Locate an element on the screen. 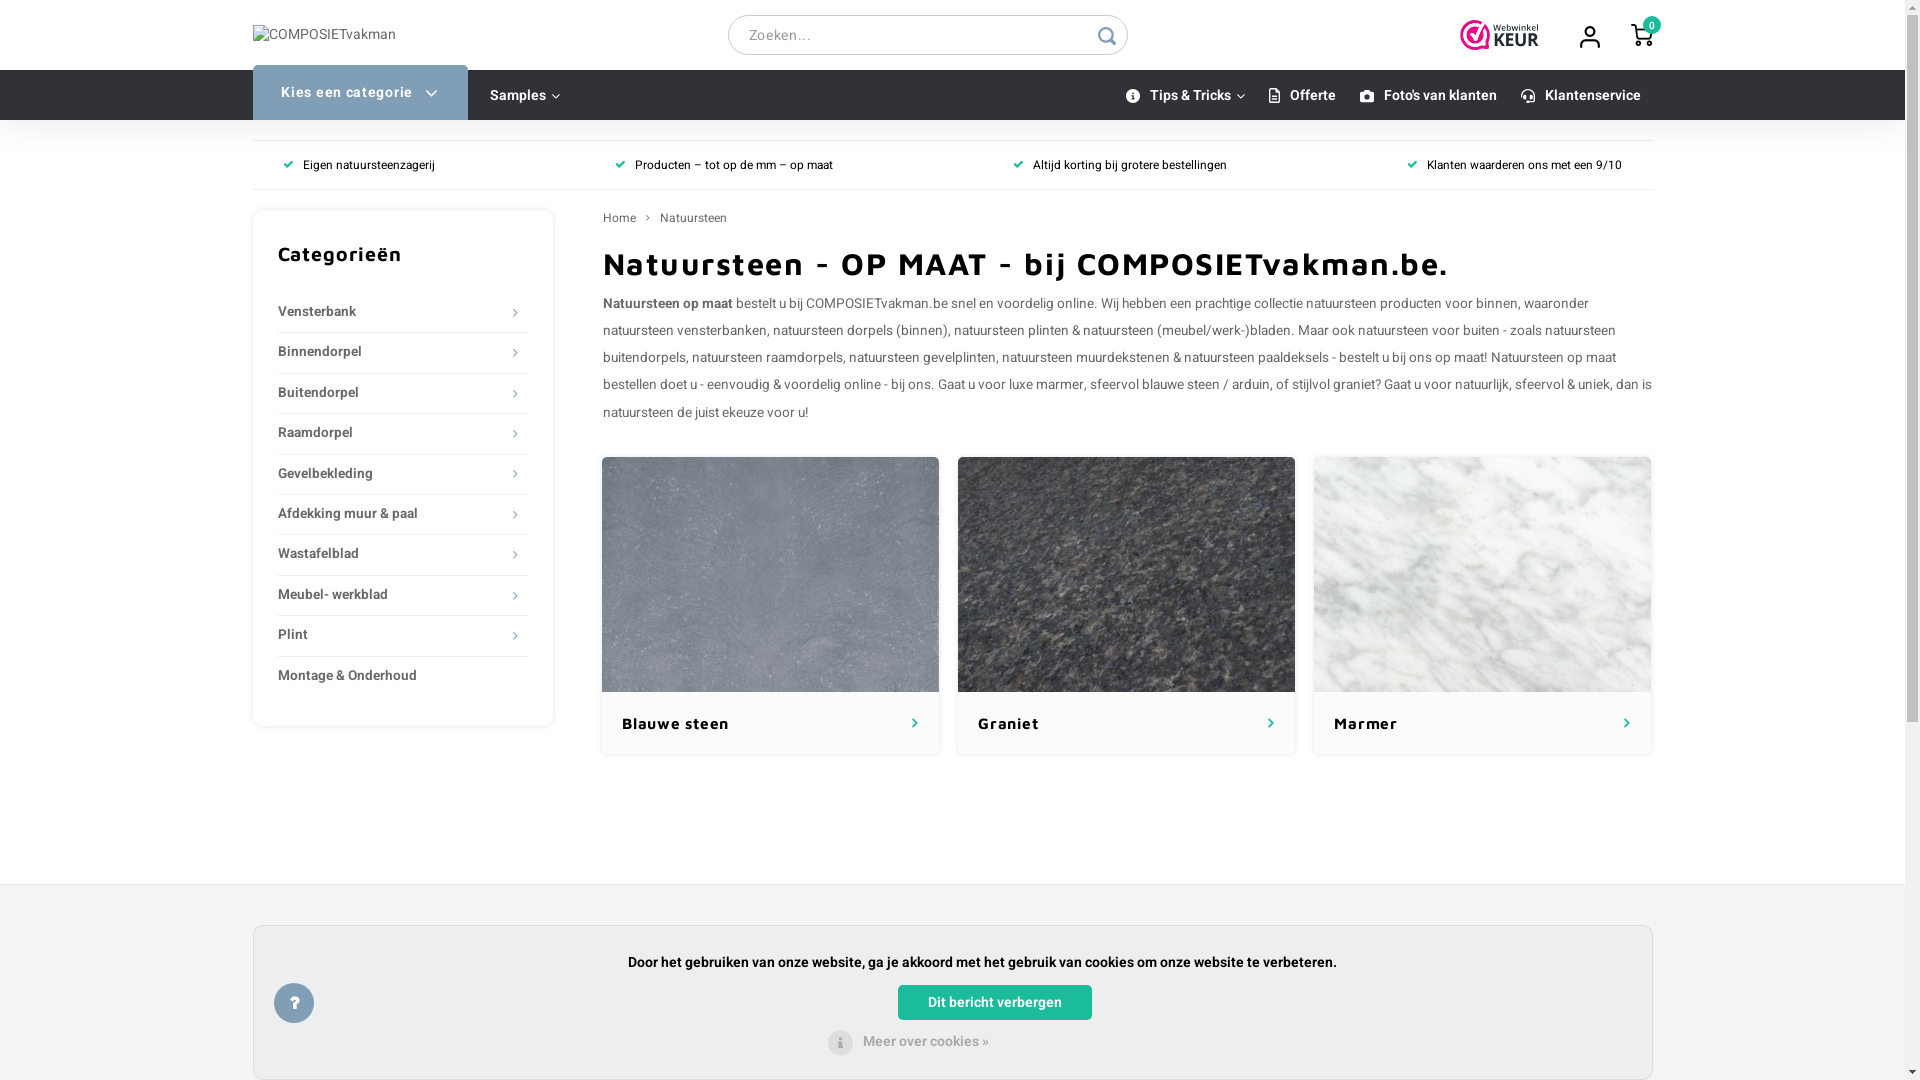 This screenshot has height=1080, width=1920. 'Meubel- werkblad' is located at coordinates (390, 594).